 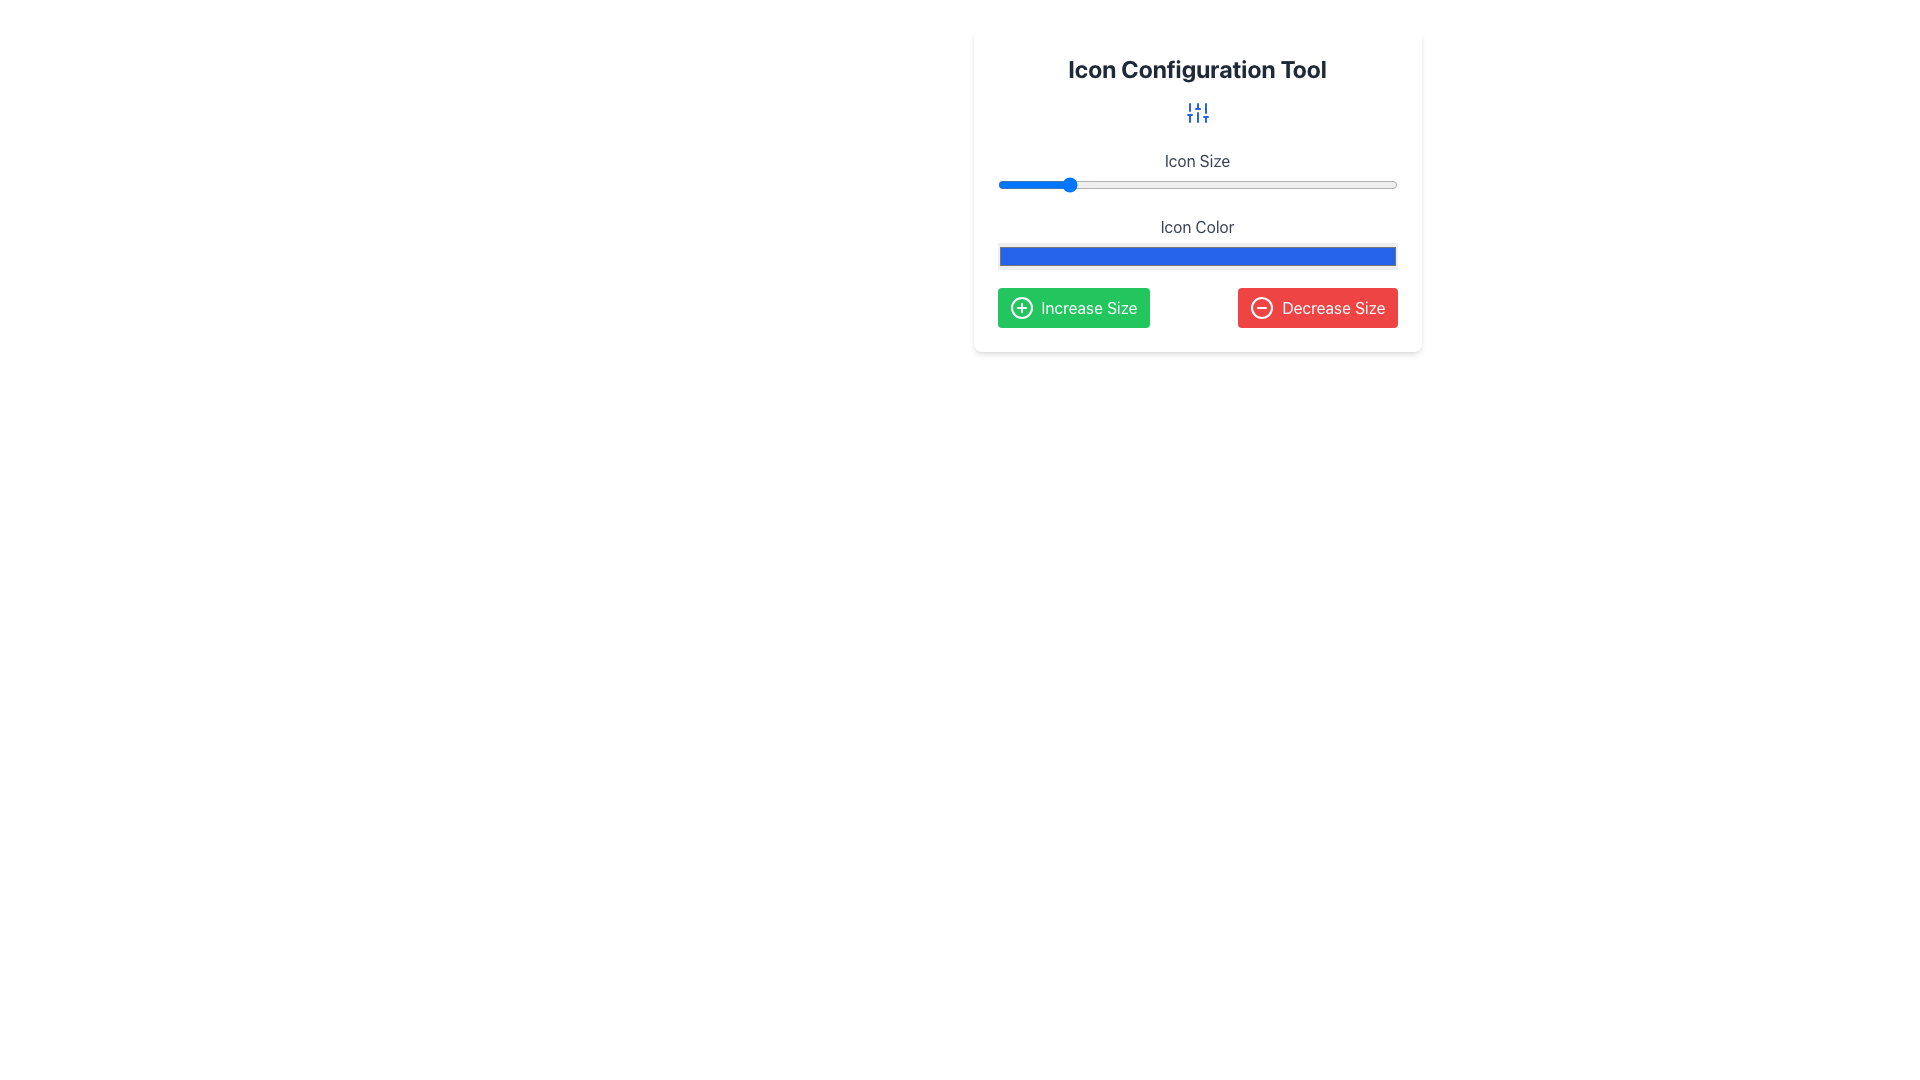 What do you see at coordinates (1130, 185) in the screenshot?
I see `the icon size` at bounding box center [1130, 185].